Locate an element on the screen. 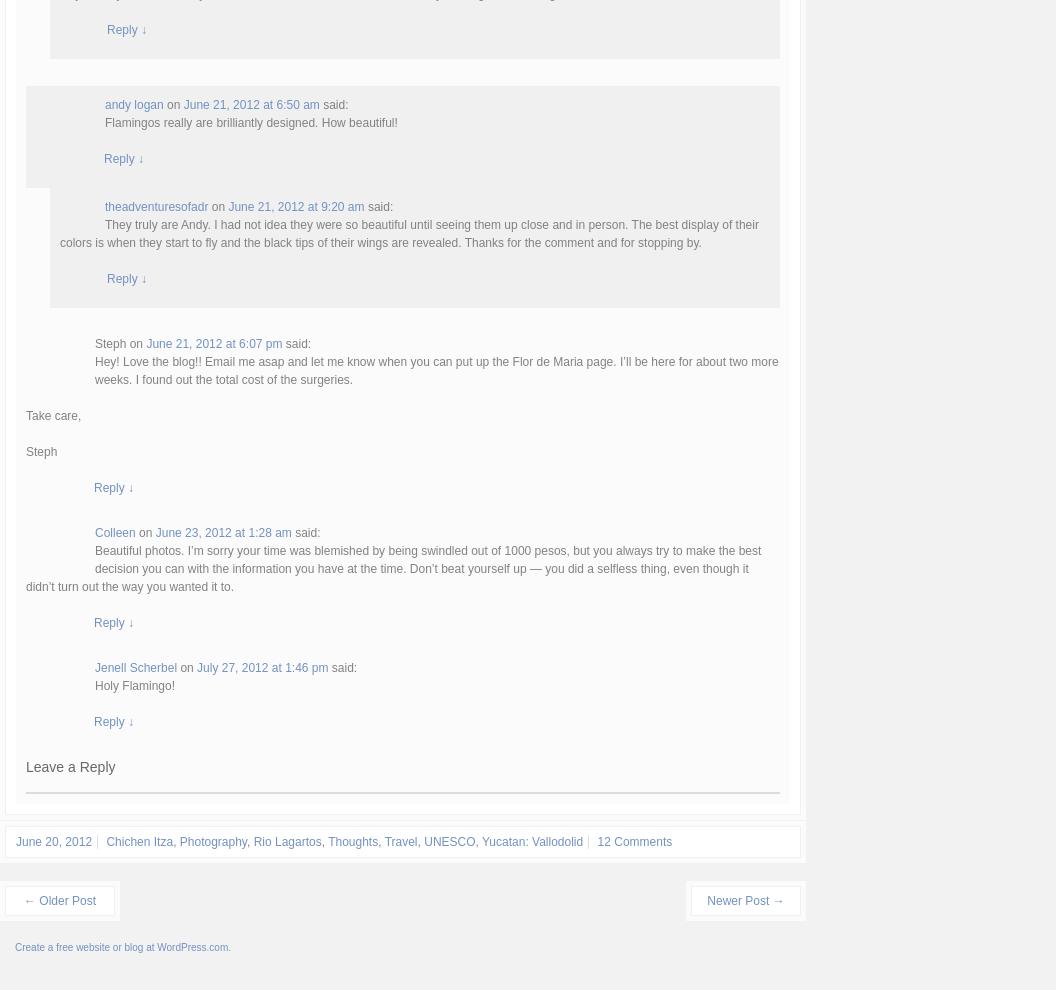 This screenshot has width=1056, height=990. 'Beautiful photos. I’m sorry your time was blemished by being swindled out of 1000 pesos, but you always try to make the best decision you can with the information you have at the time. Don’t beat yourself up — you did a selfless thing, even though it didn’t turn out the way you wanted it to.' is located at coordinates (392, 567).